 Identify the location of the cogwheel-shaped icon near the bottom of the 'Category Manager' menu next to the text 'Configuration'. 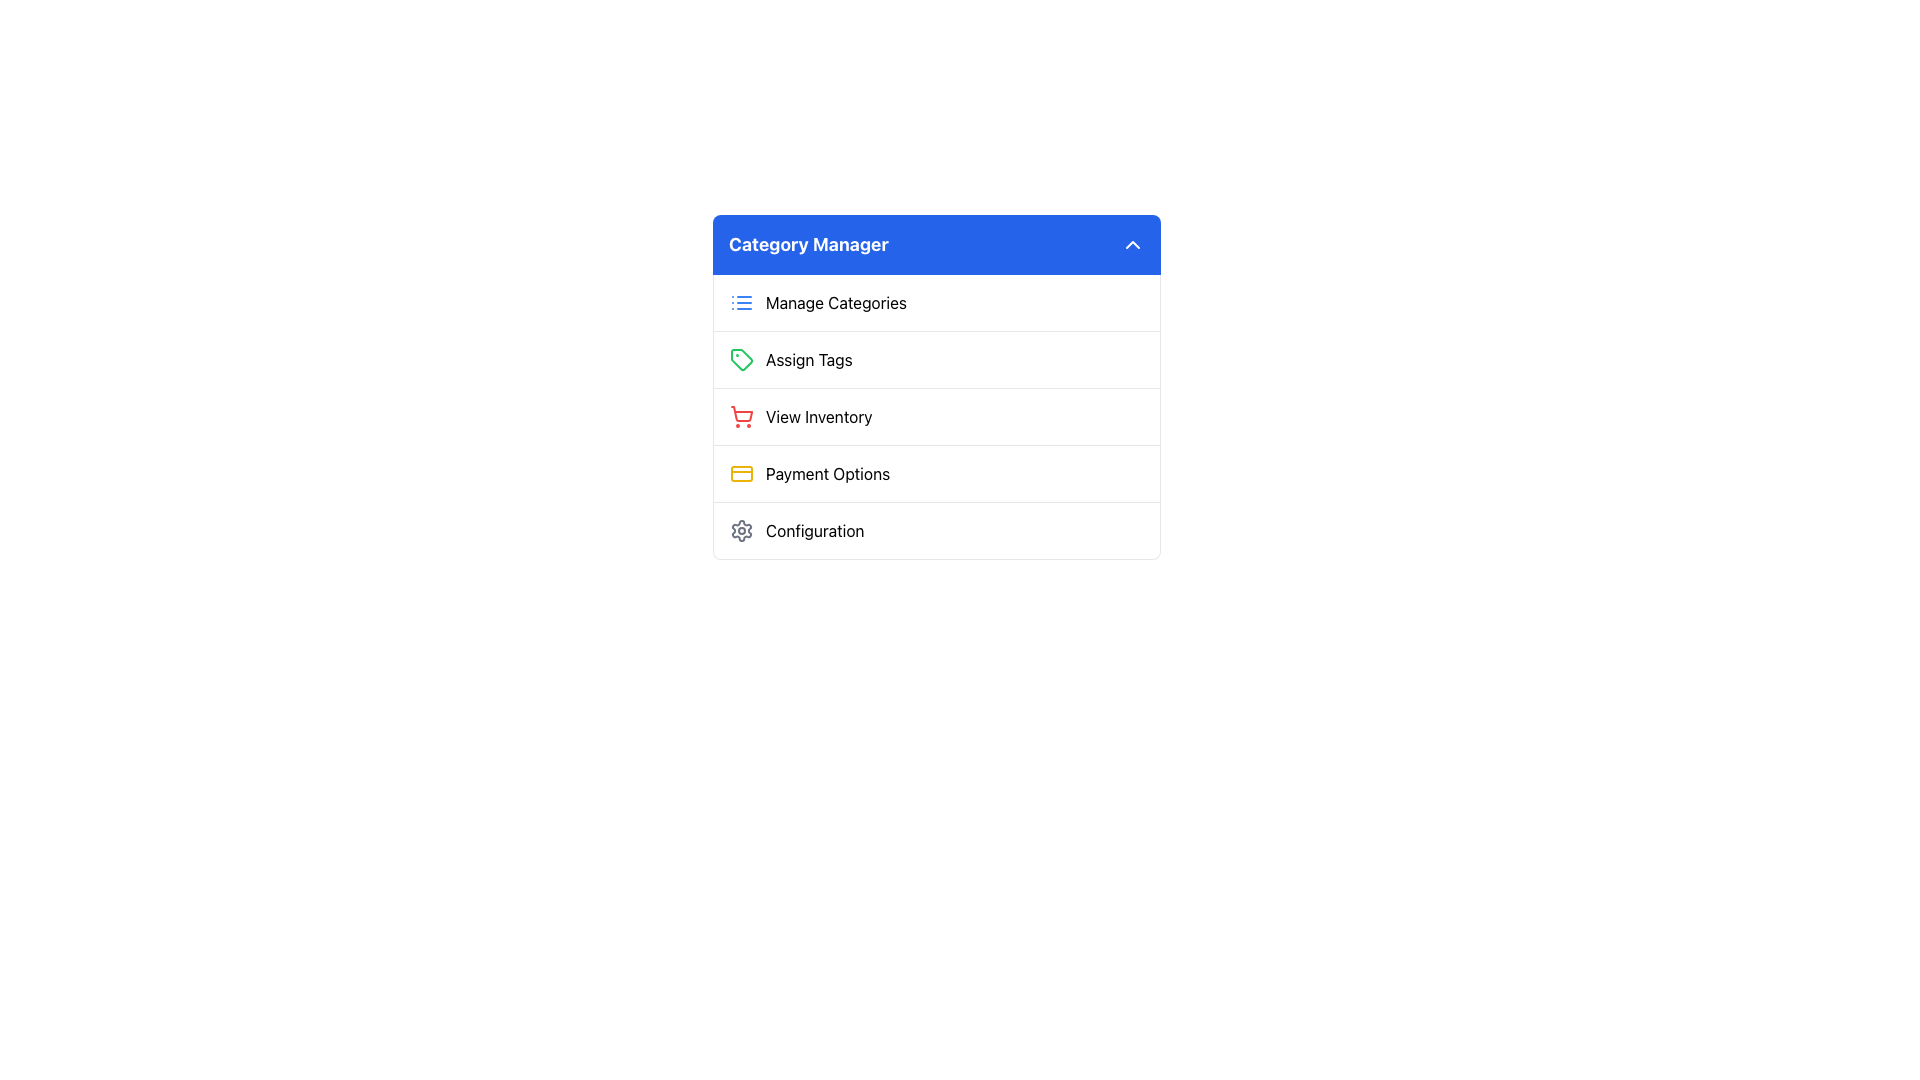
(741, 530).